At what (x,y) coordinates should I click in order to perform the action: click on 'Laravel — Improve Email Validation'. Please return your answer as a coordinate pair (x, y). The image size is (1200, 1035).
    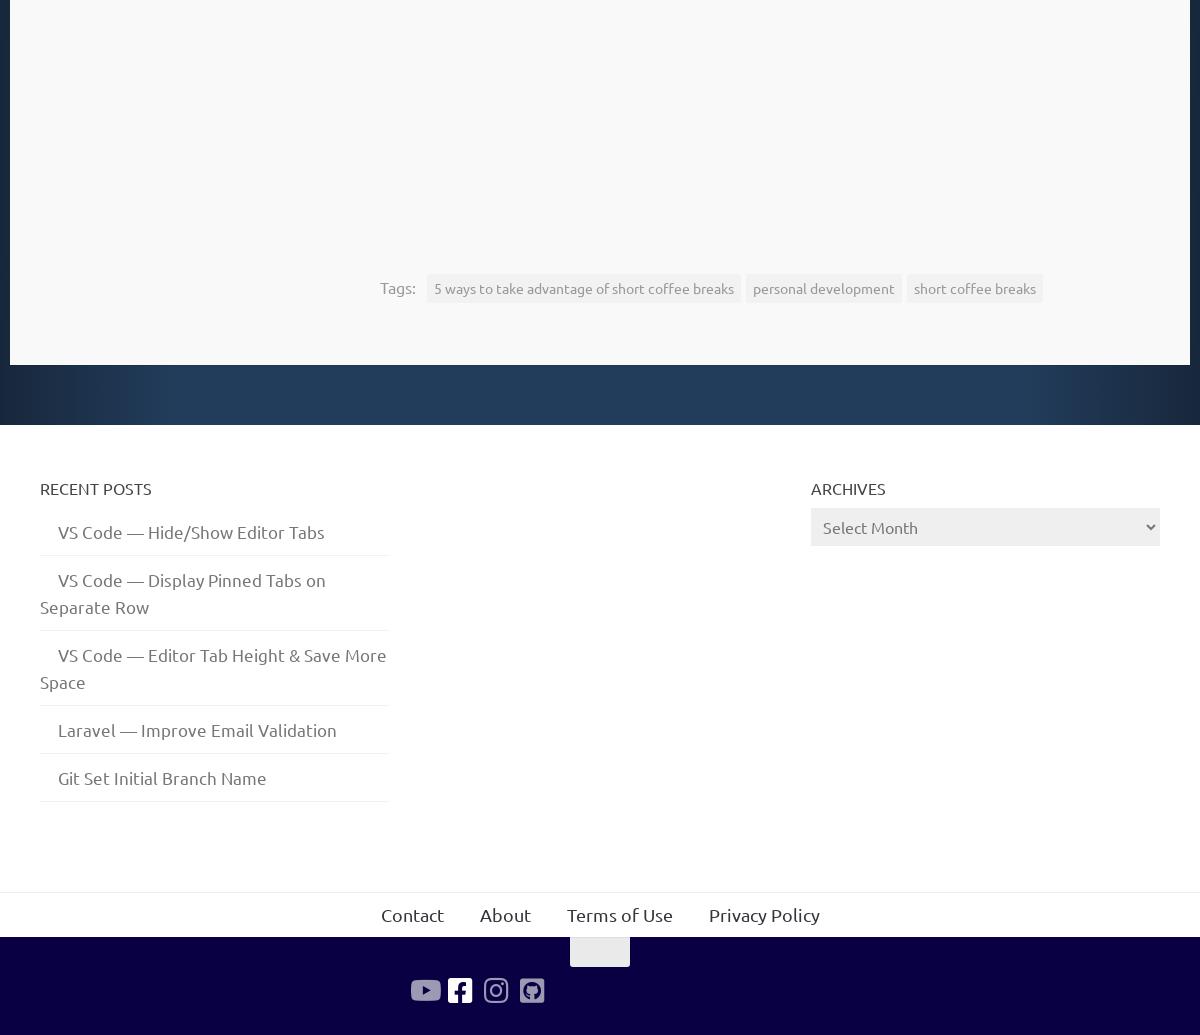
    Looking at the image, I should click on (196, 728).